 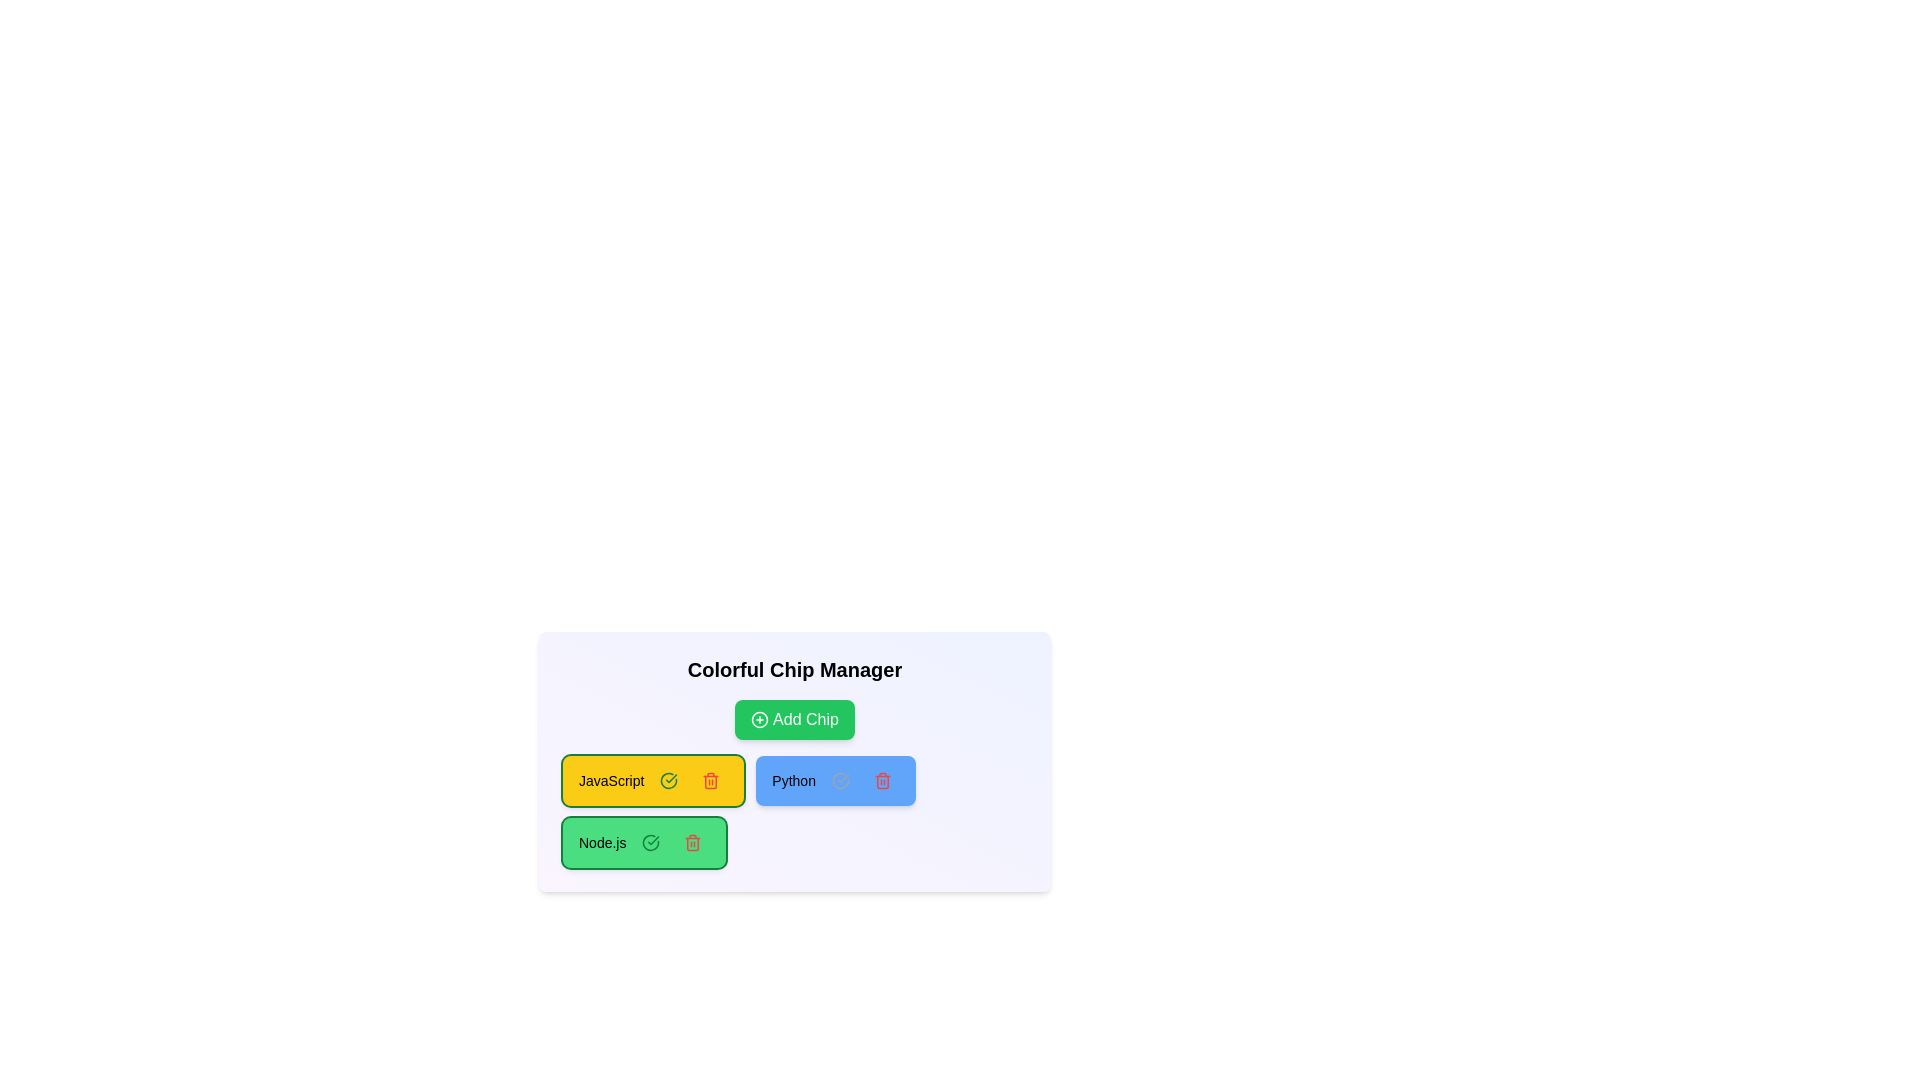 What do you see at coordinates (651, 843) in the screenshot?
I see `the chip labeled Node.js by clicking its toggle button` at bounding box center [651, 843].